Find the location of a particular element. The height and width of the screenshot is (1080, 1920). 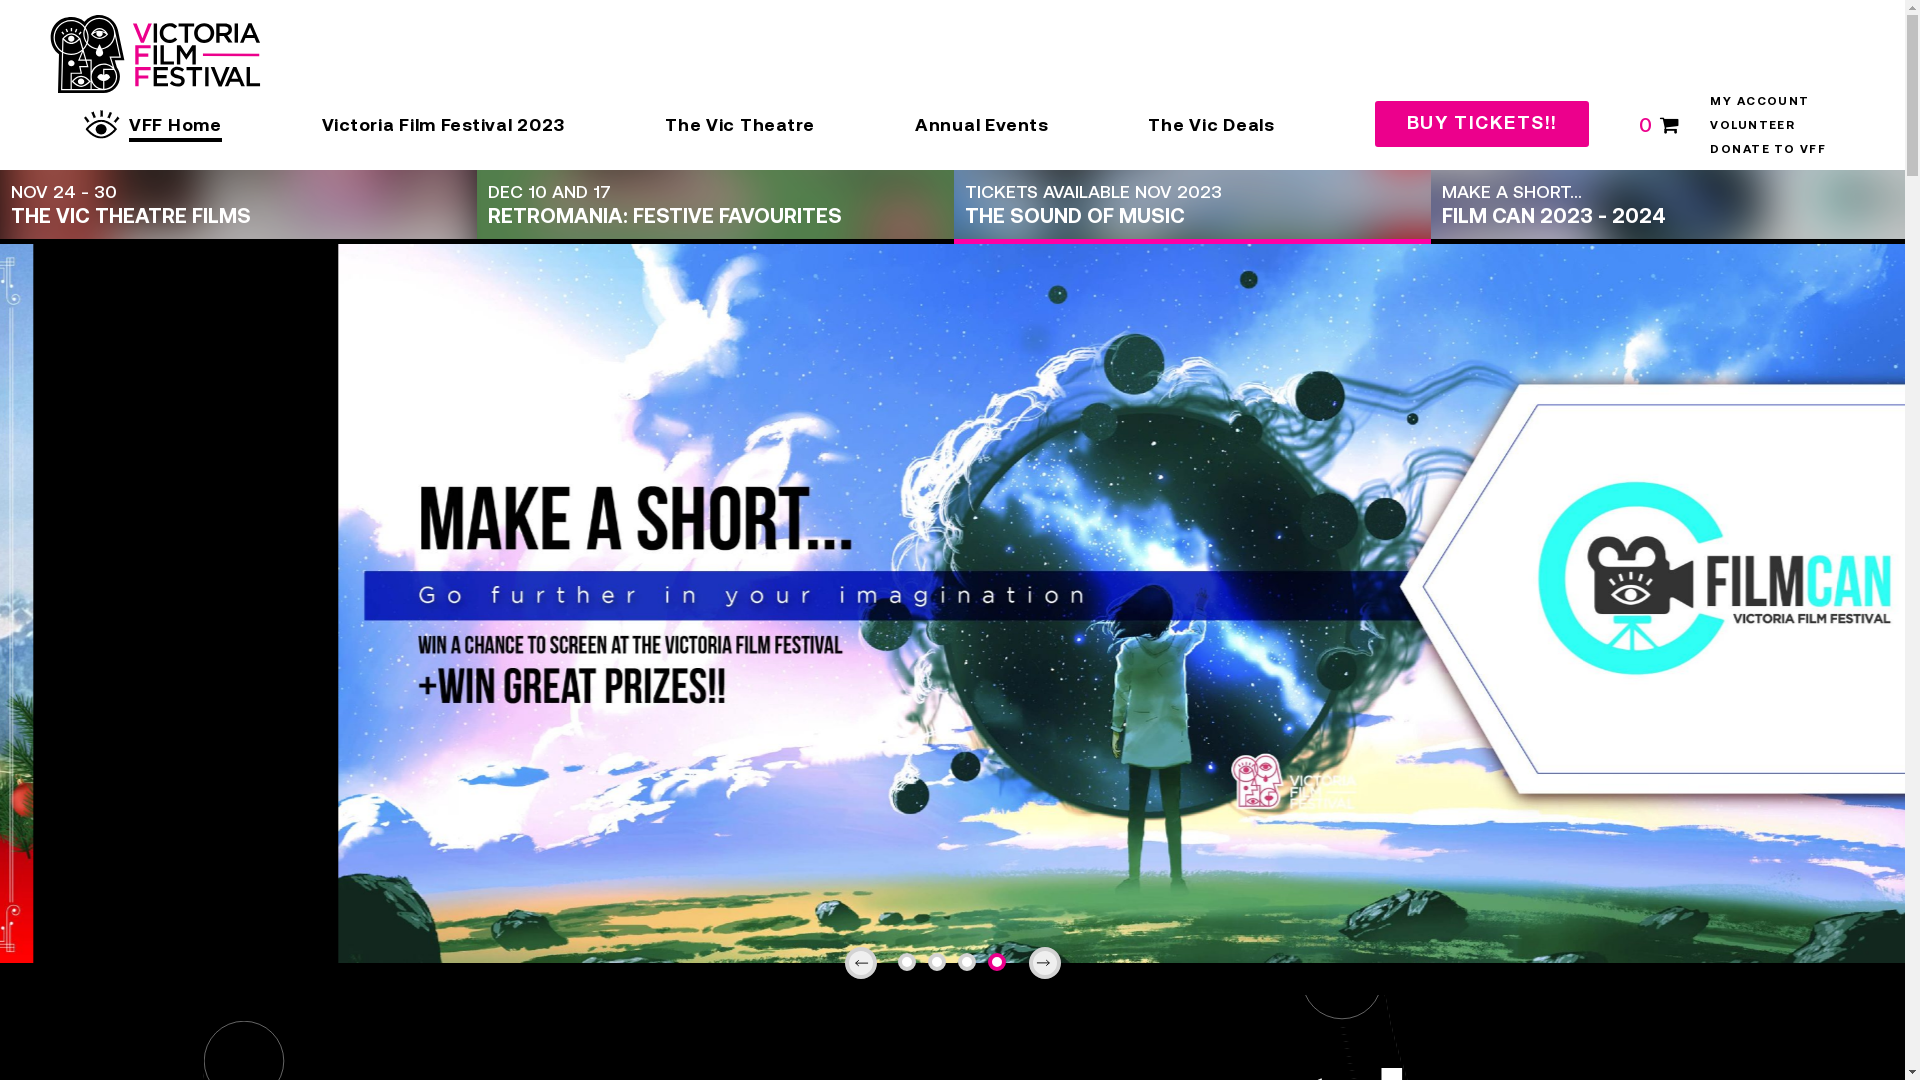

'VOLUNTEER' is located at coordinates (1708, 123).